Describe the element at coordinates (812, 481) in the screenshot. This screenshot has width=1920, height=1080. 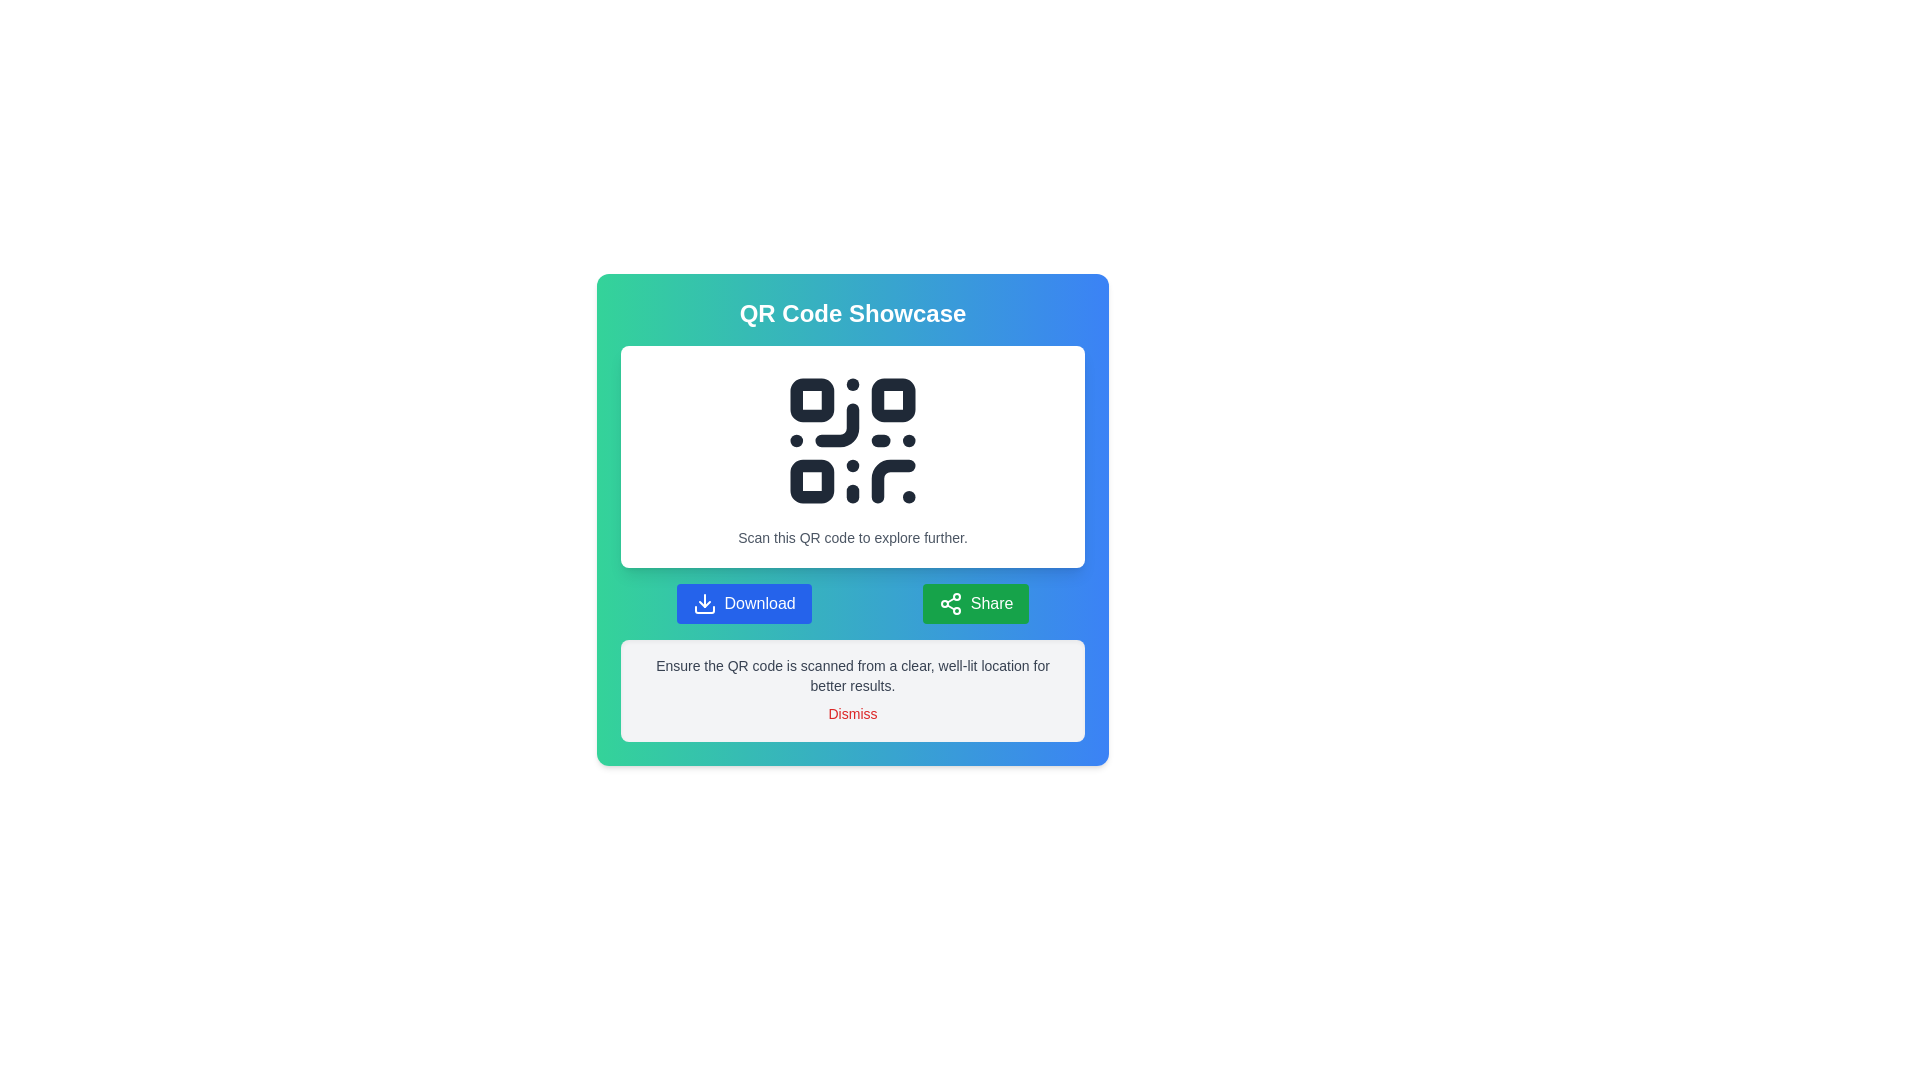
I see `the bottom-left square block of the QR code, which is part of the alignment markers used for QR code scanning` at that location.